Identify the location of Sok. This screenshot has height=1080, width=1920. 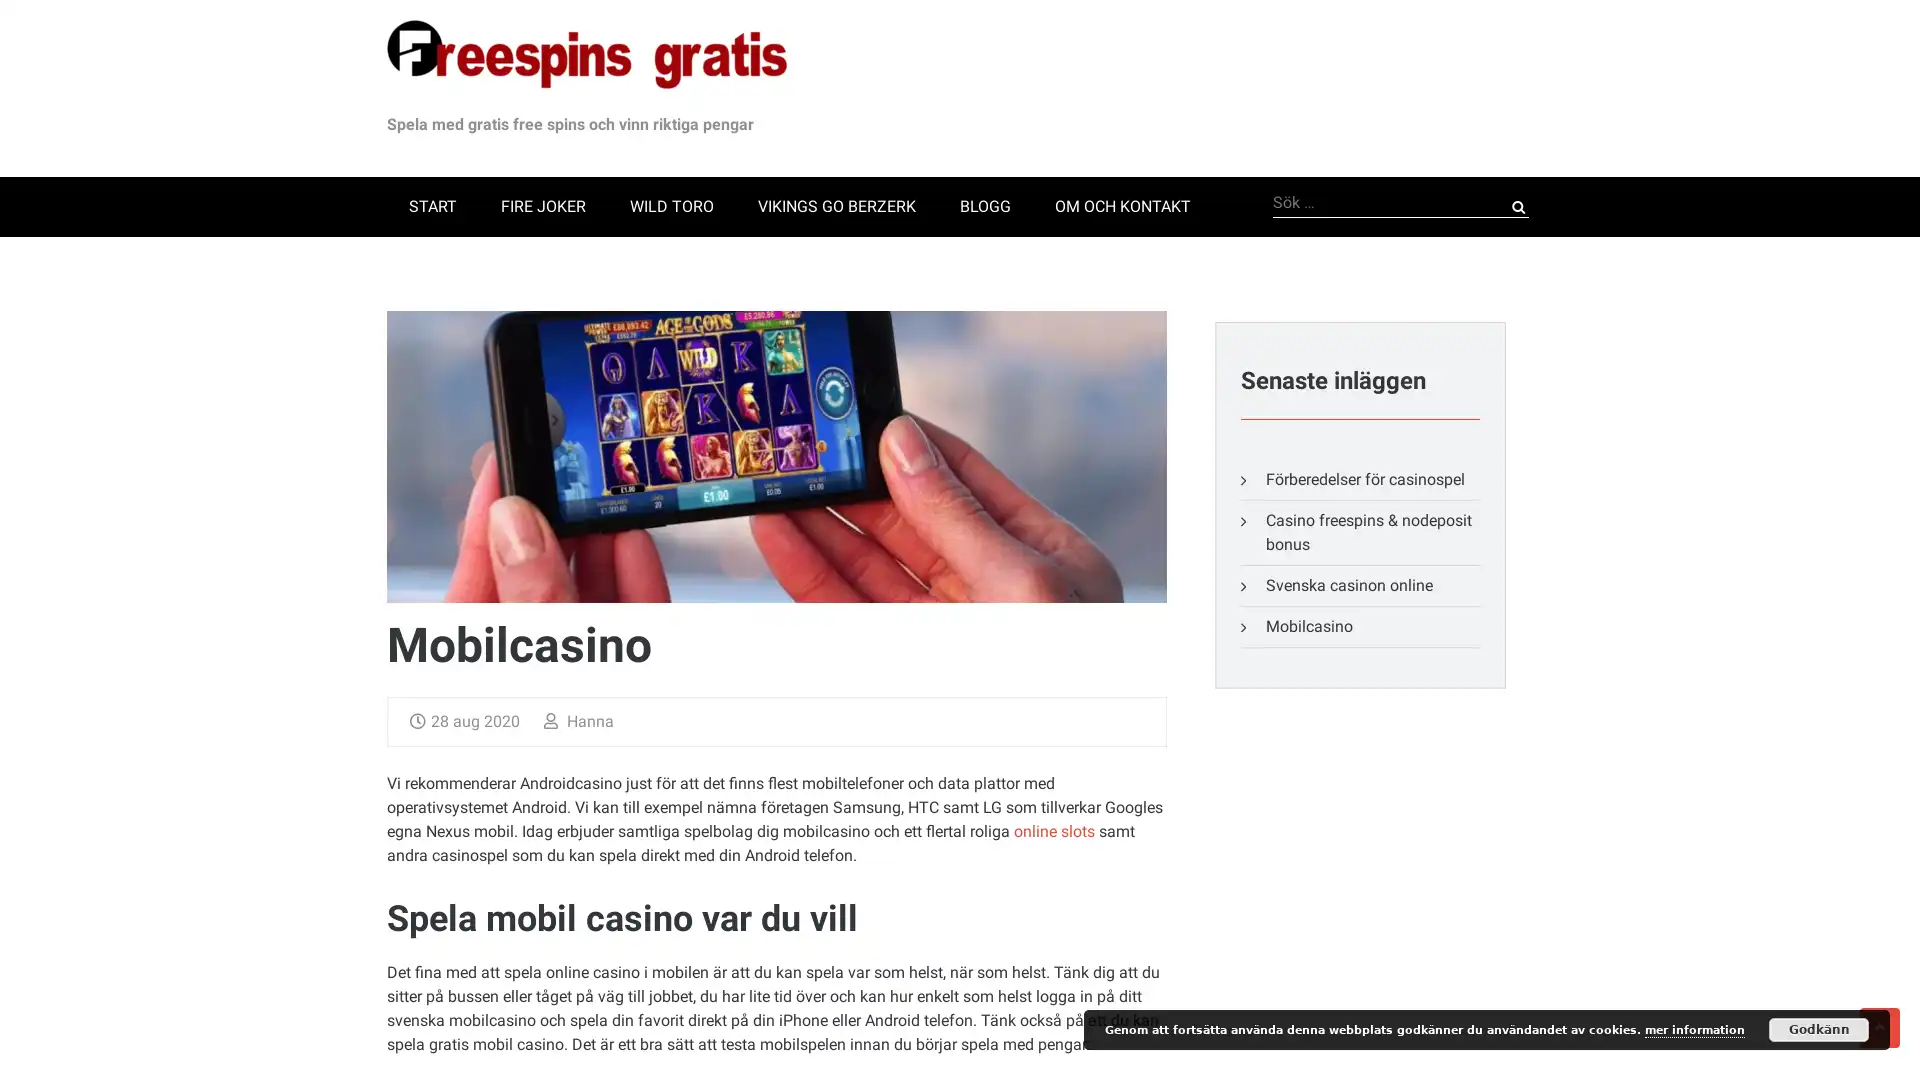
(1511, 208).